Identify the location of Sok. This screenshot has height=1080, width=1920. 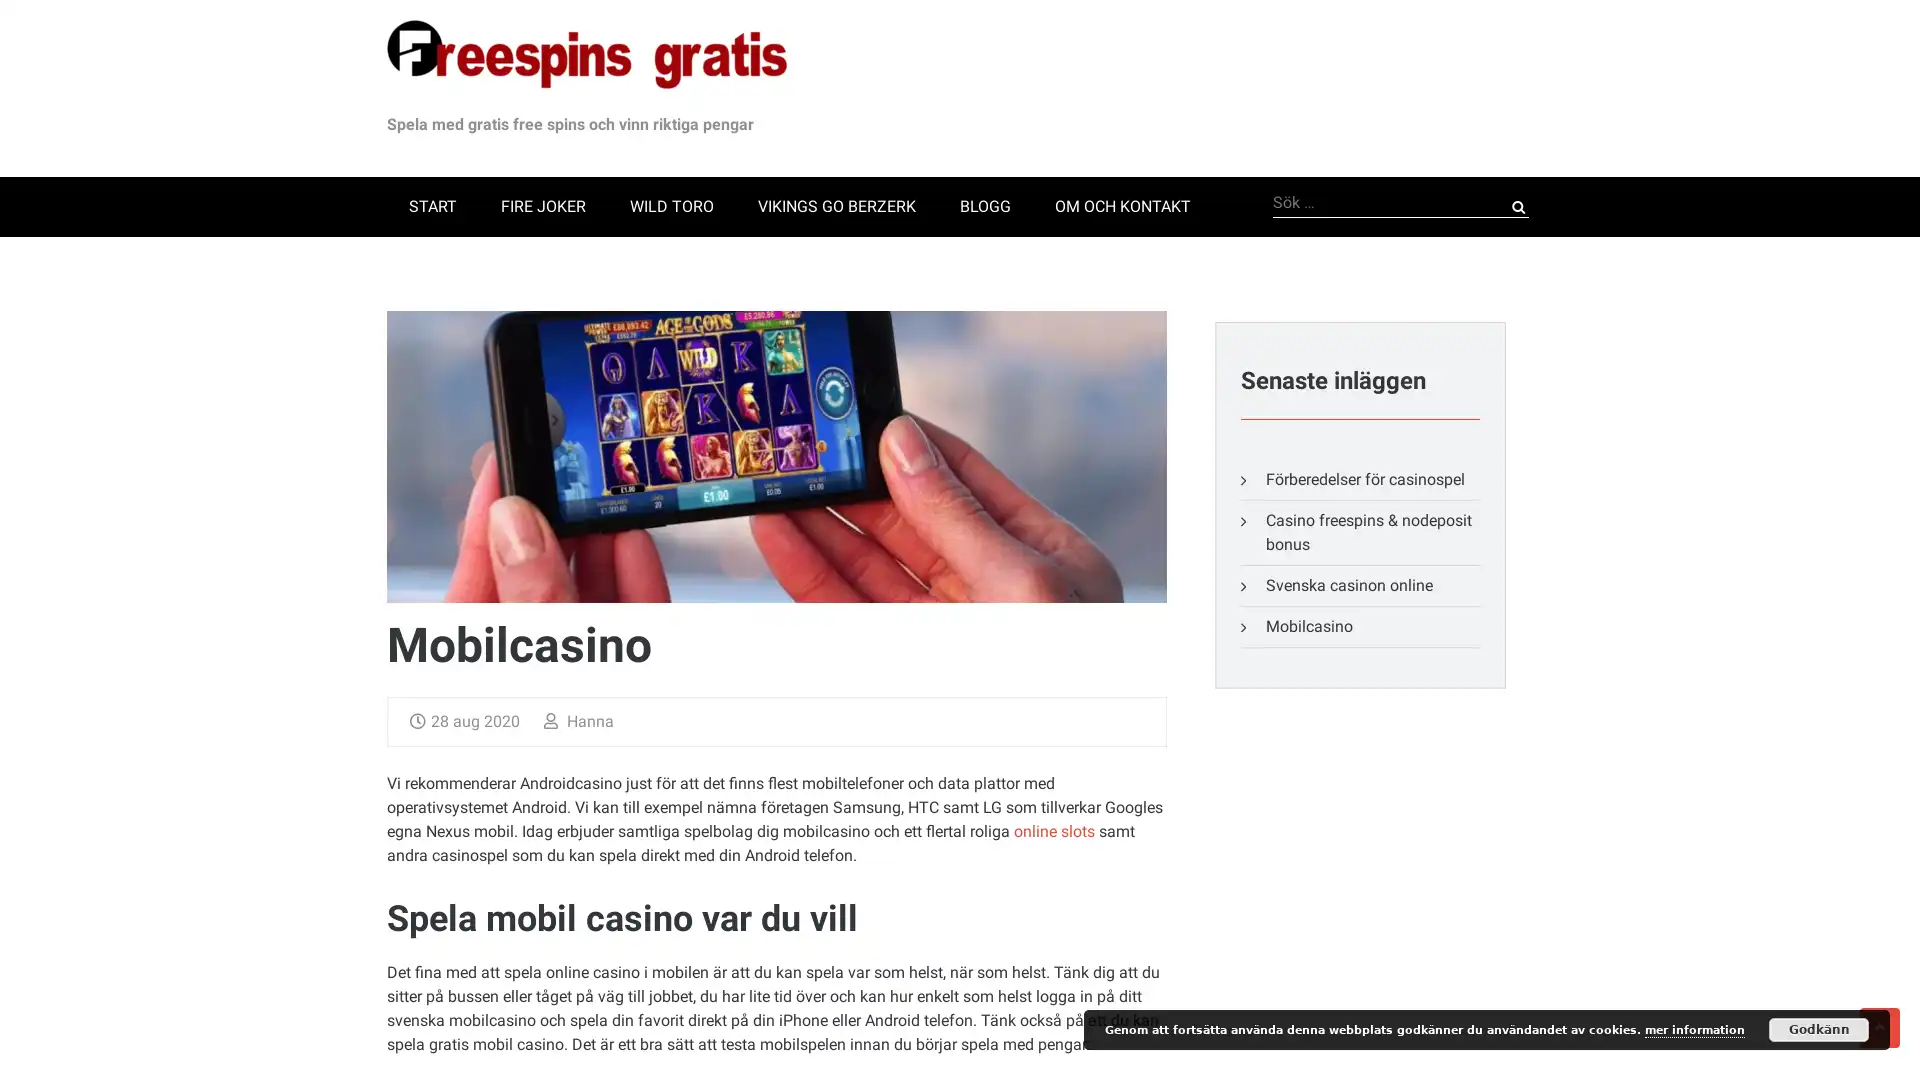
(1511, 208).